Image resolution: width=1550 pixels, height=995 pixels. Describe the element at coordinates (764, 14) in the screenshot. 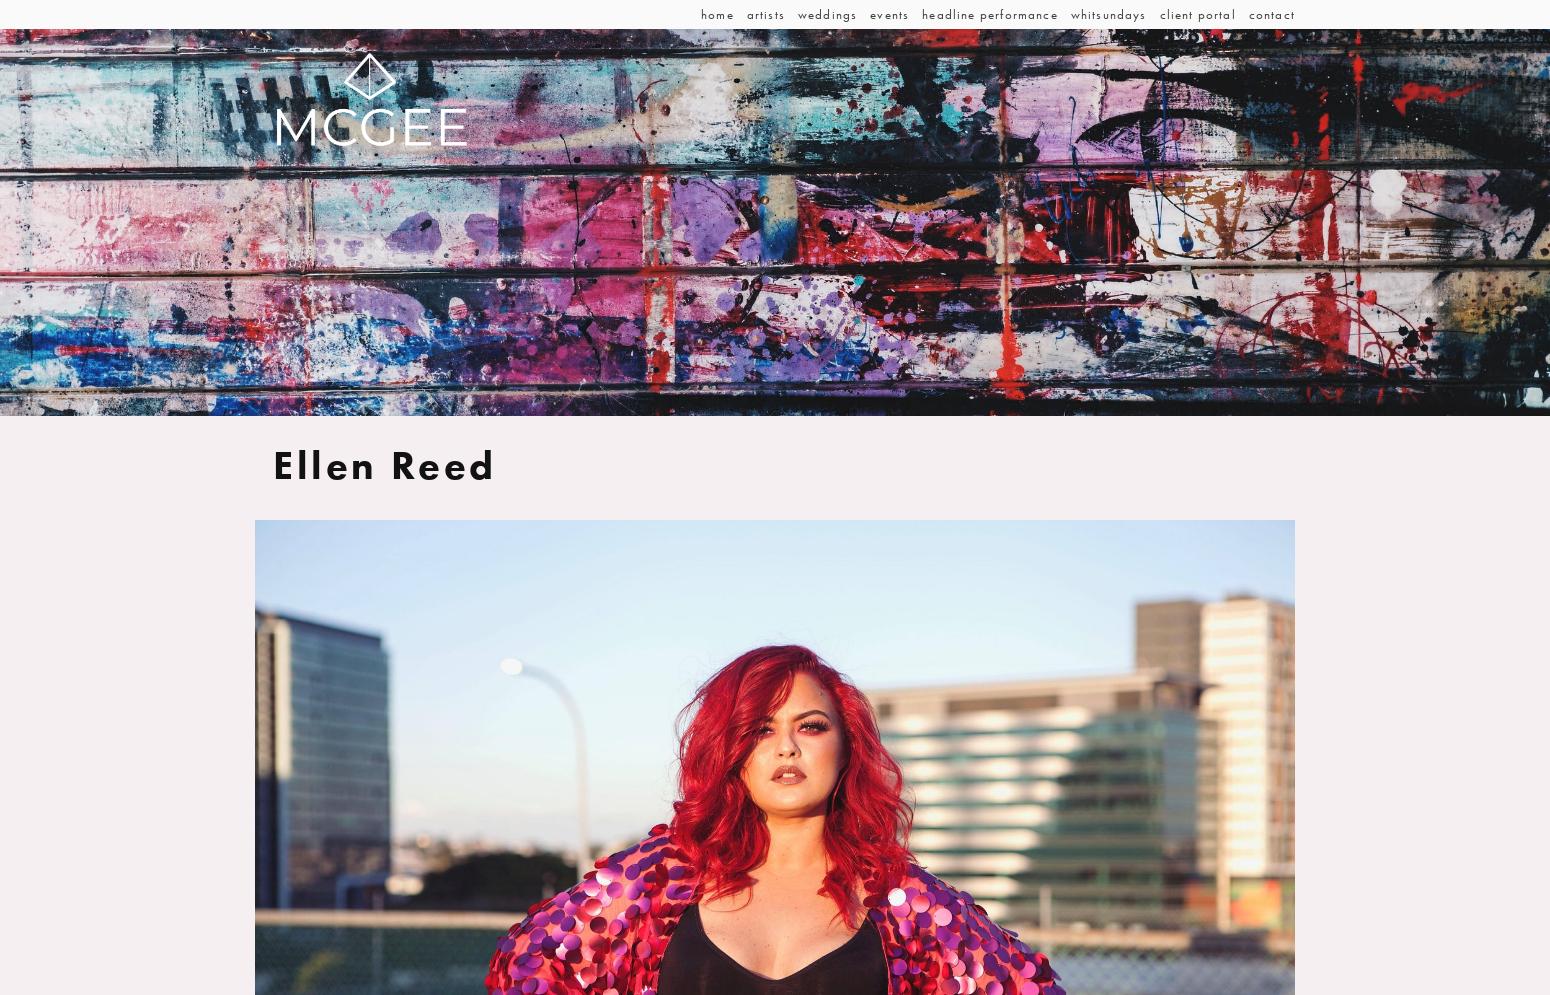

I see `'Artists'` at that location.